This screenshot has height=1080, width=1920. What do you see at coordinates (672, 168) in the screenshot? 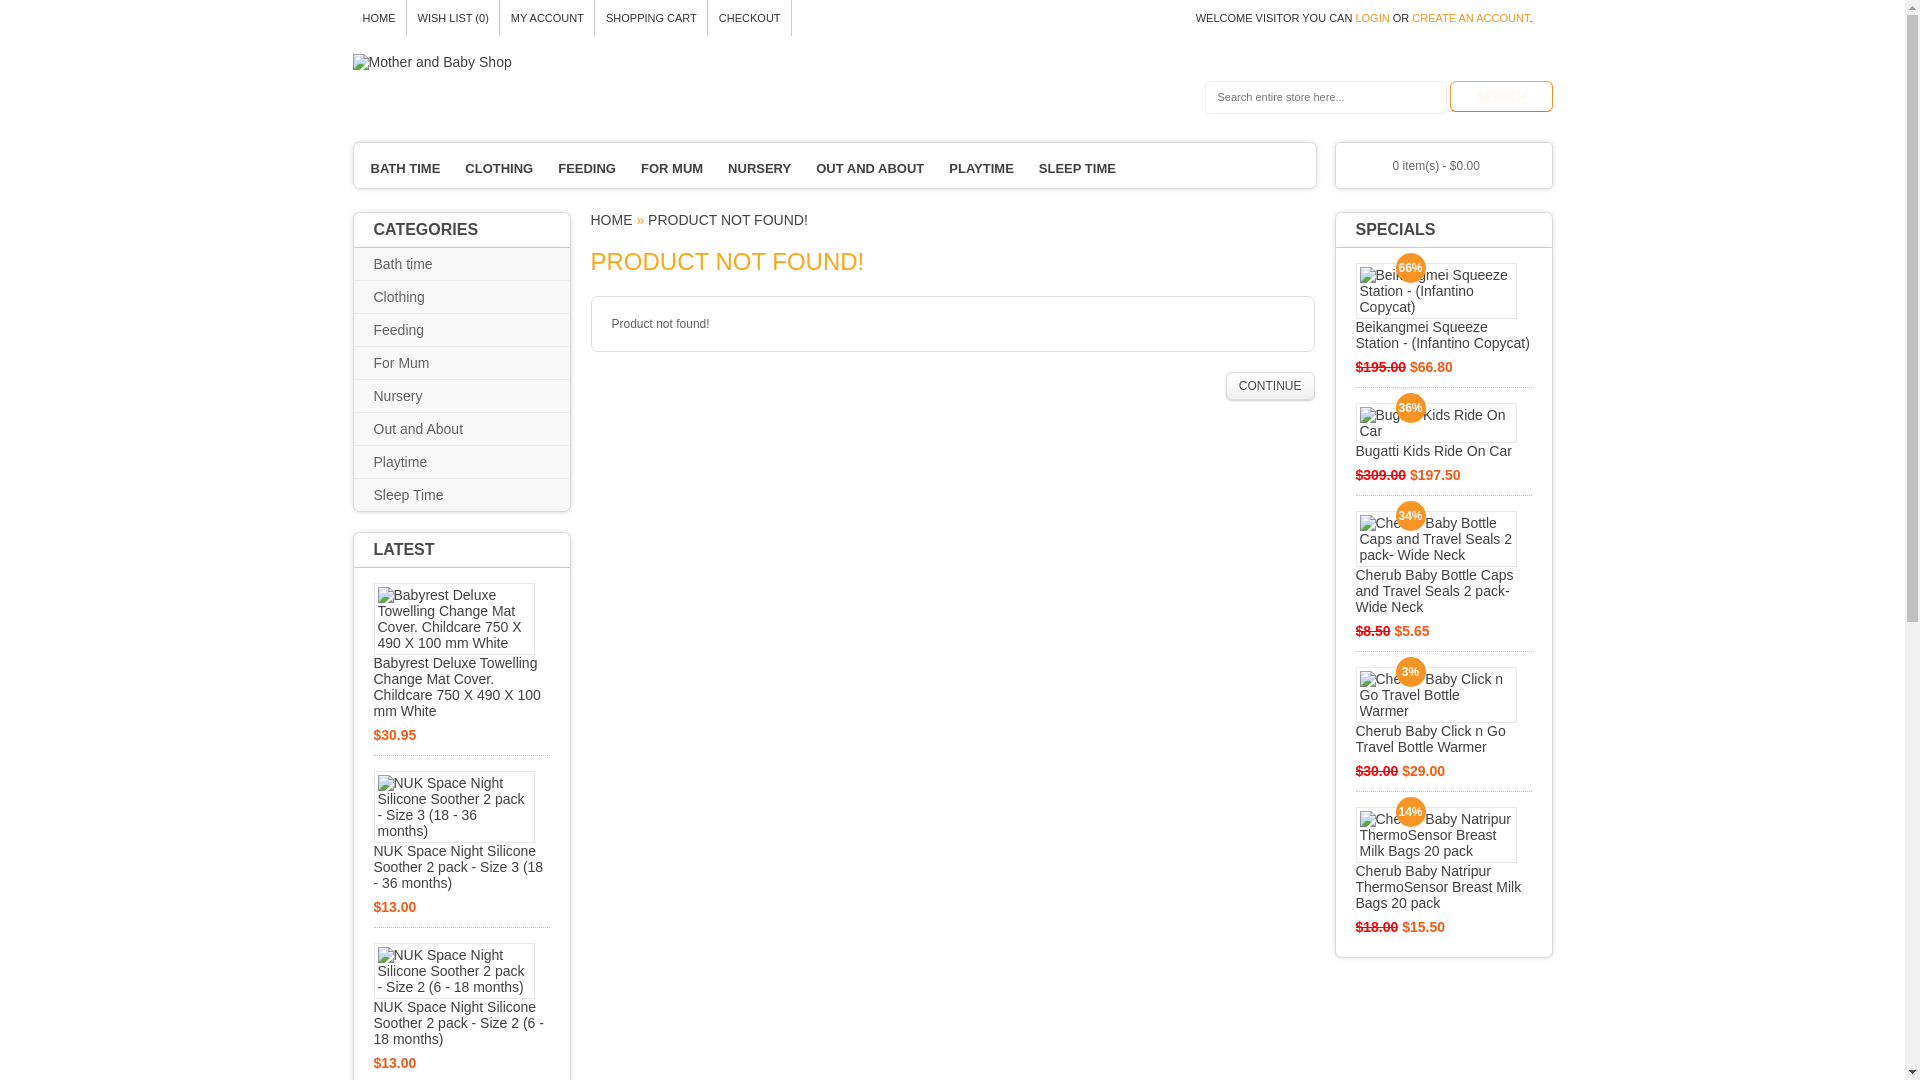
I see `'FOR MUM'` at bounding box center [672, 168].